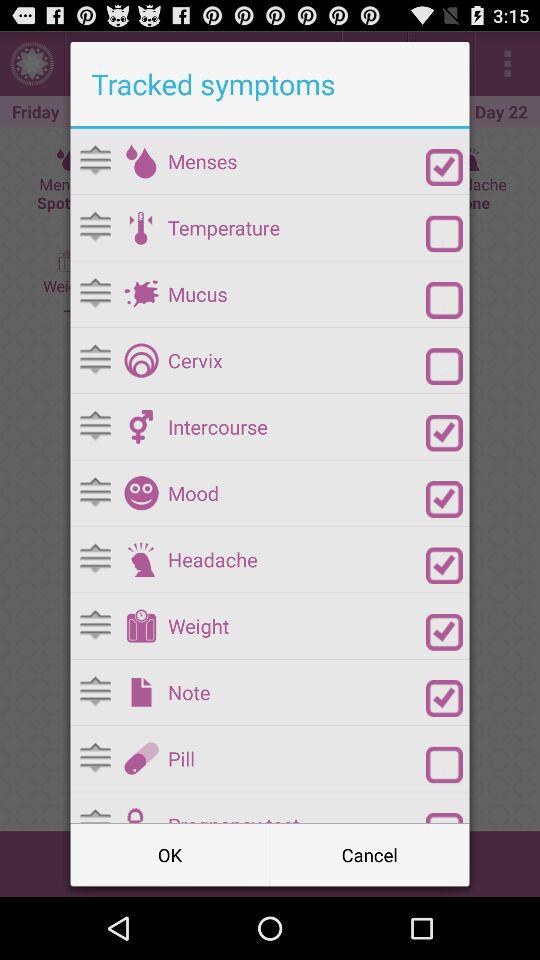  What do you see at coordinates (296, 692) in the screenshot?
I see `the item above pill icon` at bounding box center [296, 692].